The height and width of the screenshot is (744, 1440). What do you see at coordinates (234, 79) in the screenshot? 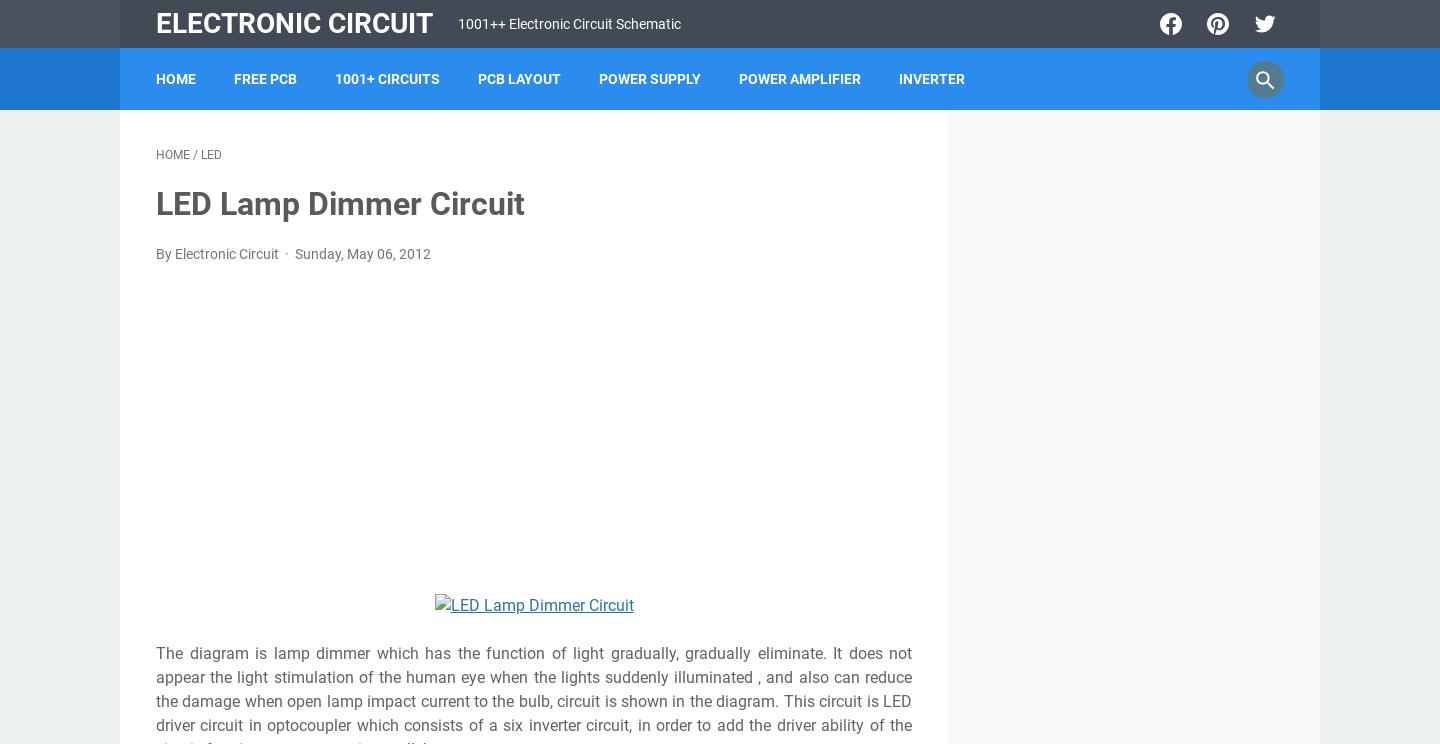
I see `'FREE PCB'` at bounding box center [234, 79].